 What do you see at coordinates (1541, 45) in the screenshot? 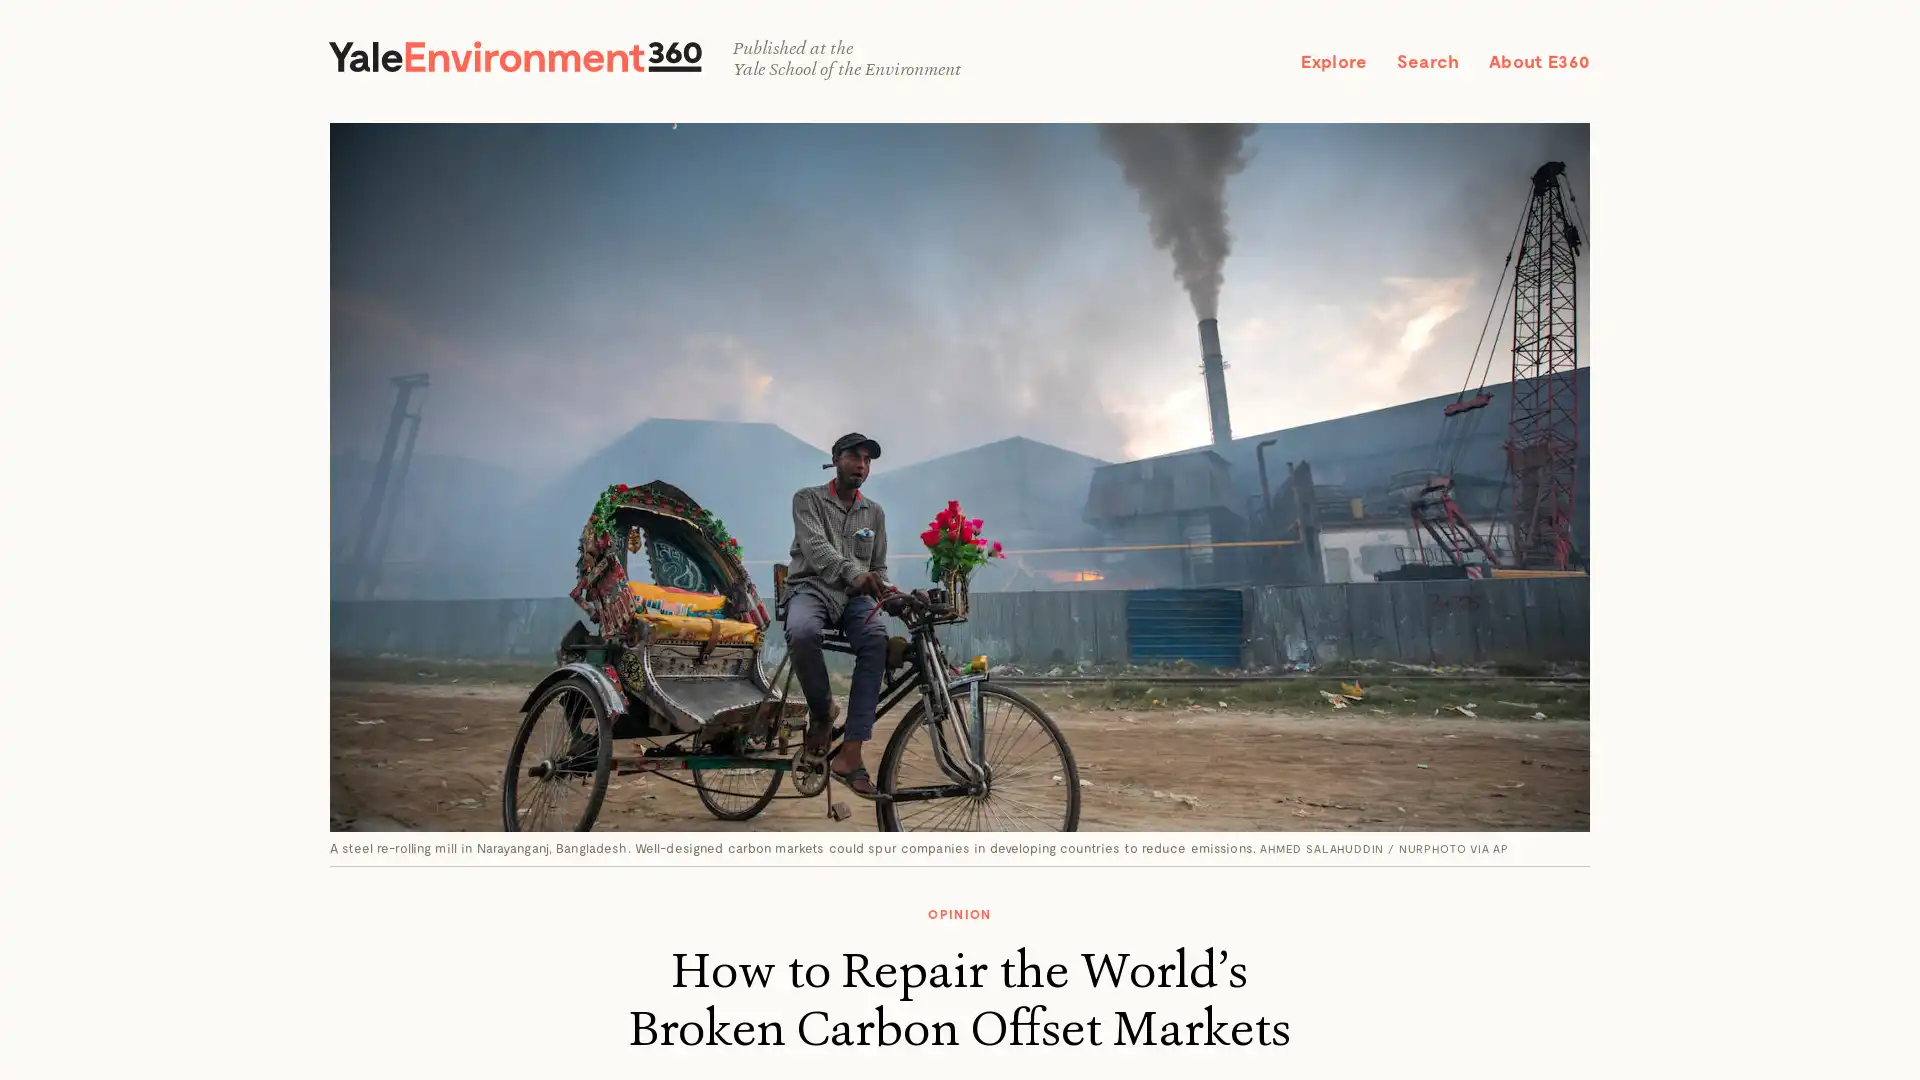
I see `SEARCH` at bounding box center [1541, 45].